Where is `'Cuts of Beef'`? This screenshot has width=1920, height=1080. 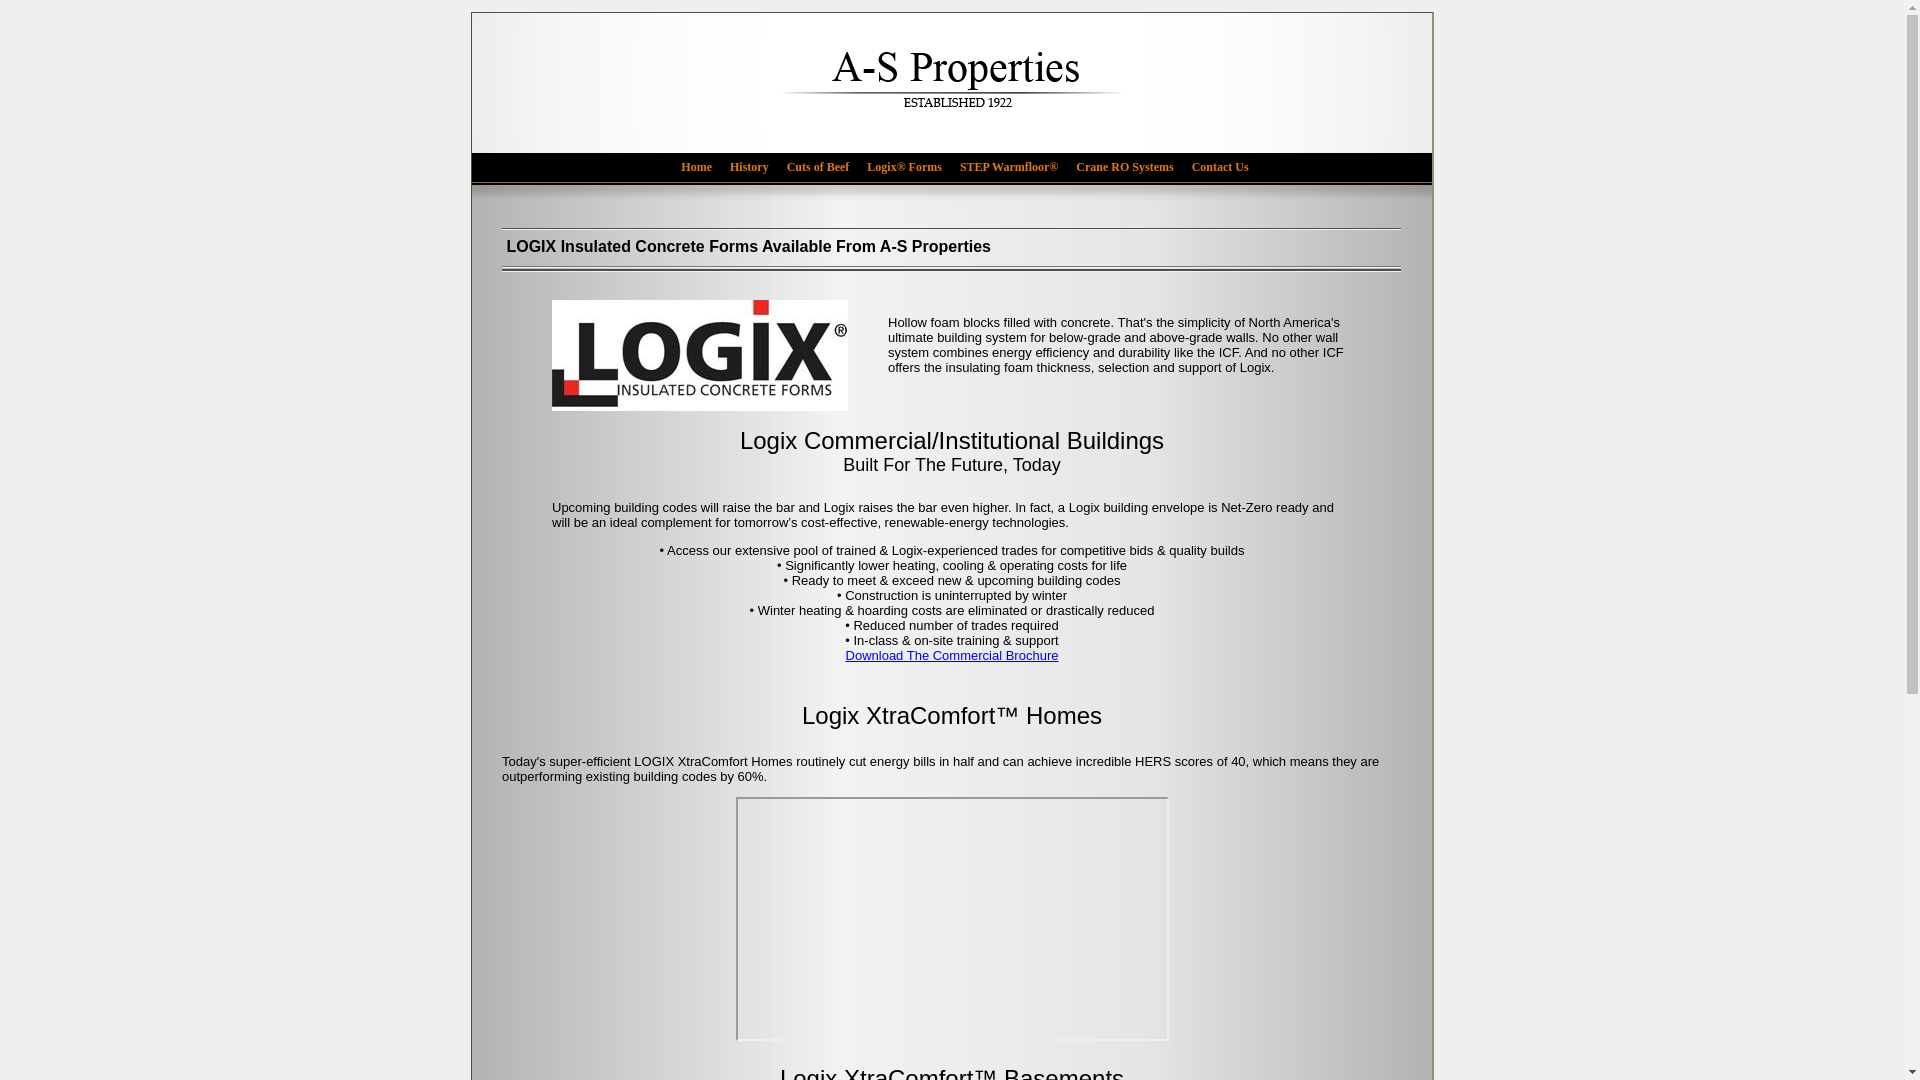
'Cuts of Beef' is located at coordinates (825, 165).